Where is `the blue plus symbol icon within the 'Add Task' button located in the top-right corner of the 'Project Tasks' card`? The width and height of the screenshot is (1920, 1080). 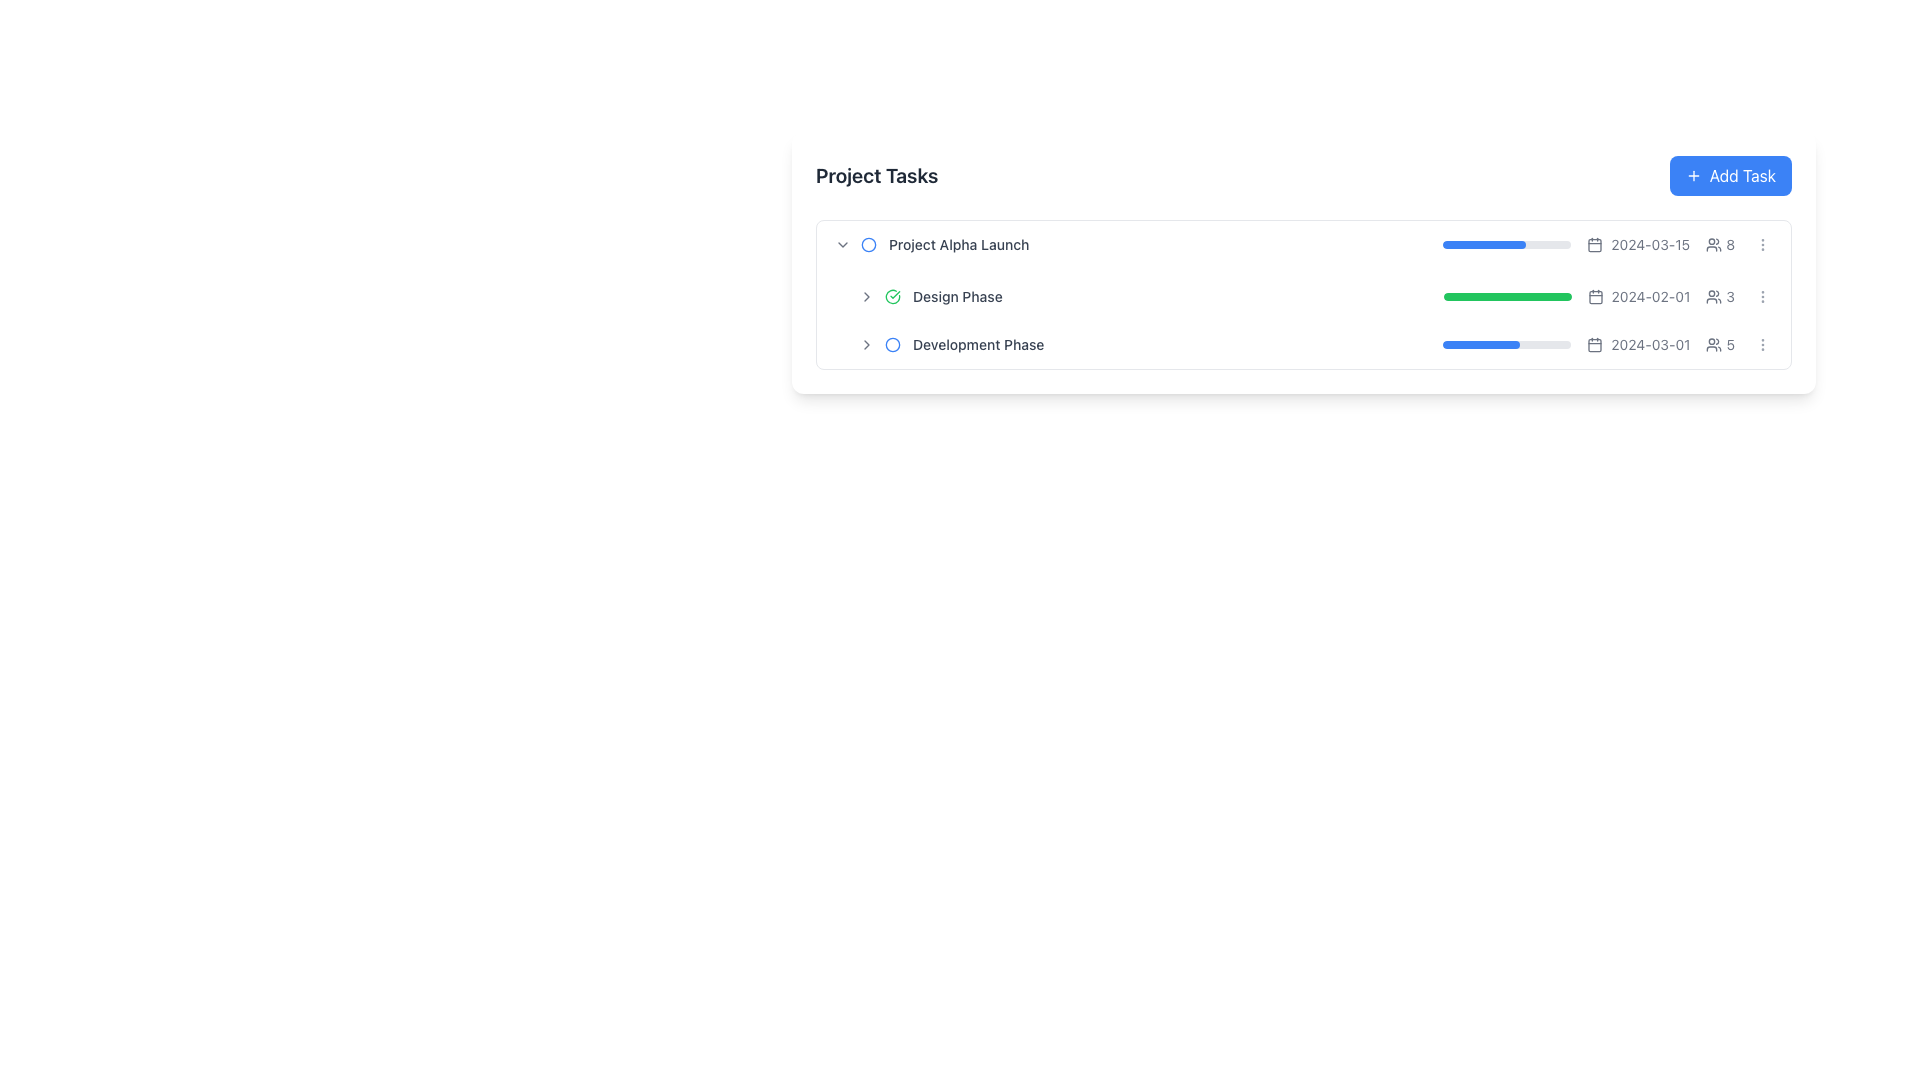 the blue plus symbol icon within the 'Add Task' button located in the top-right corner of the 'Project Tasks' card is located at coordinates (1692, 175).